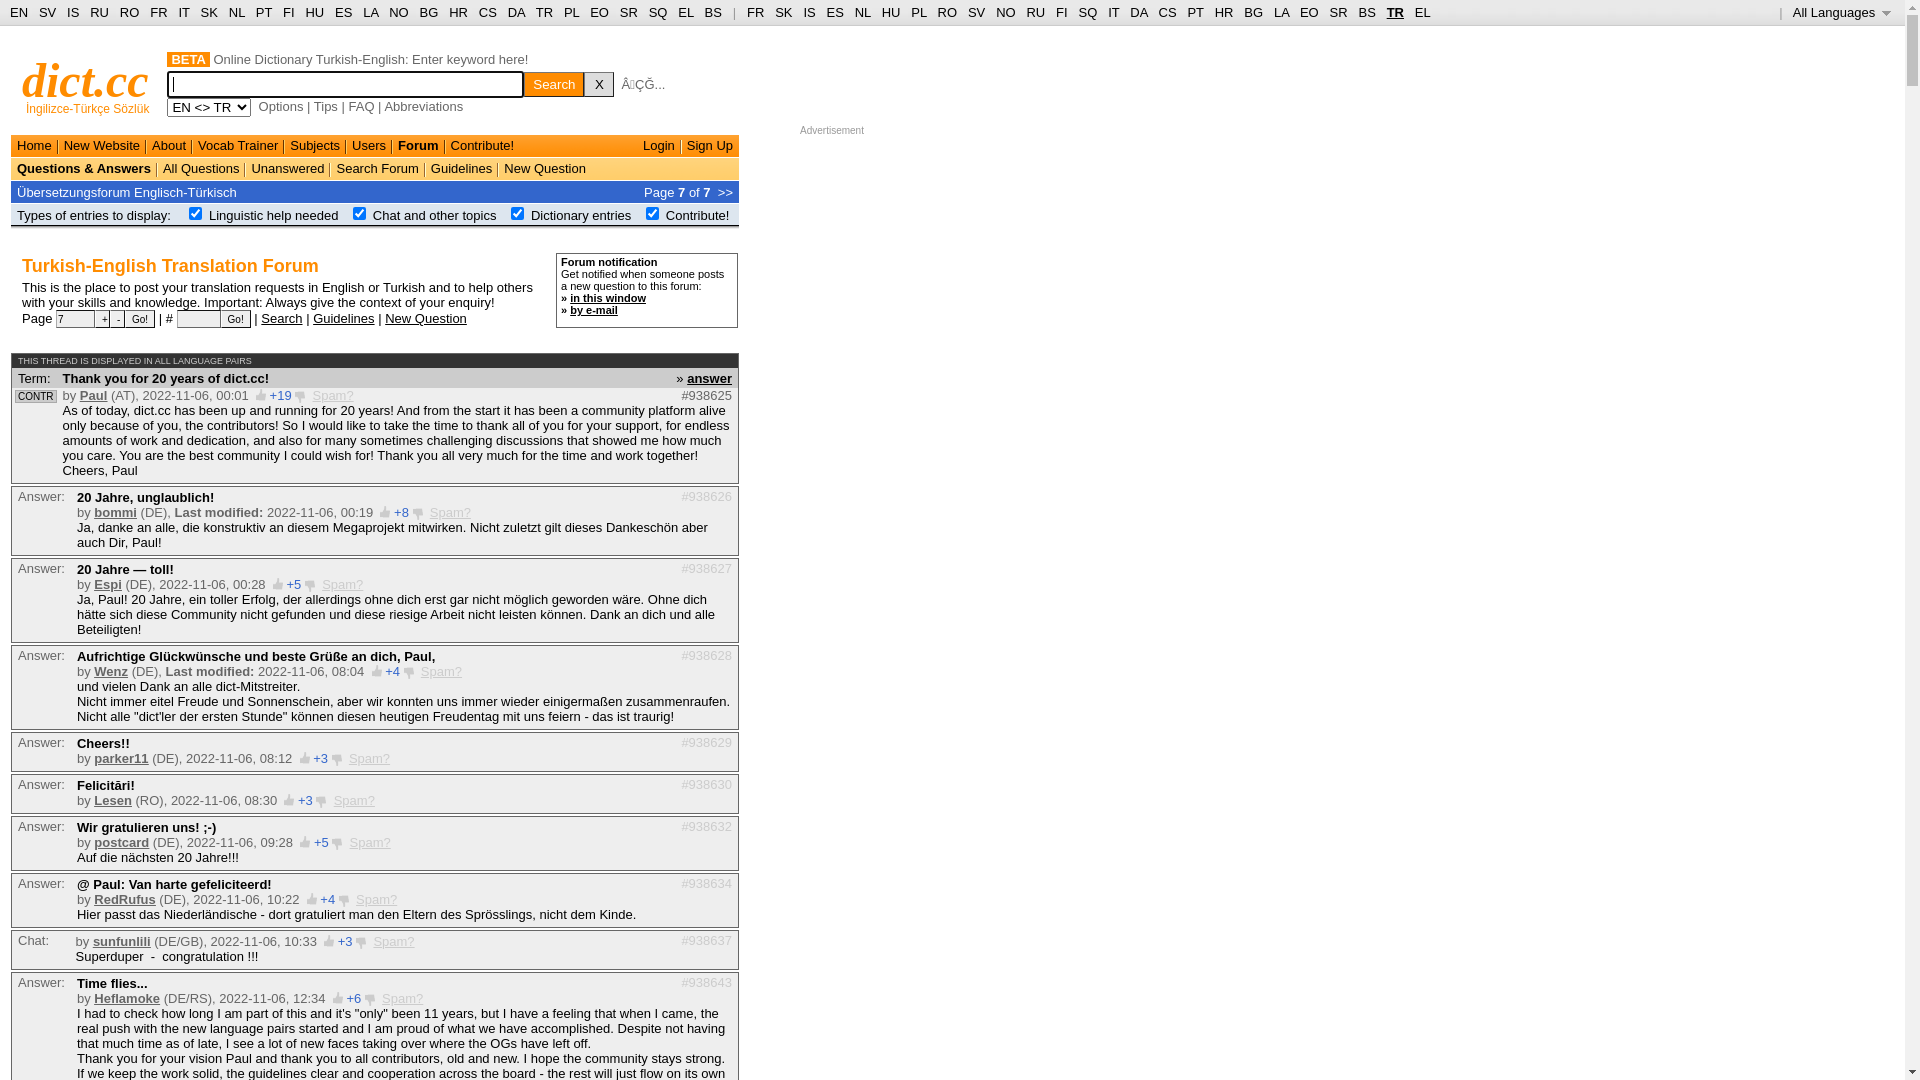 The height and width of the screenshot is (1080, 1920). I want to click on 'Home', so click(34, 144).